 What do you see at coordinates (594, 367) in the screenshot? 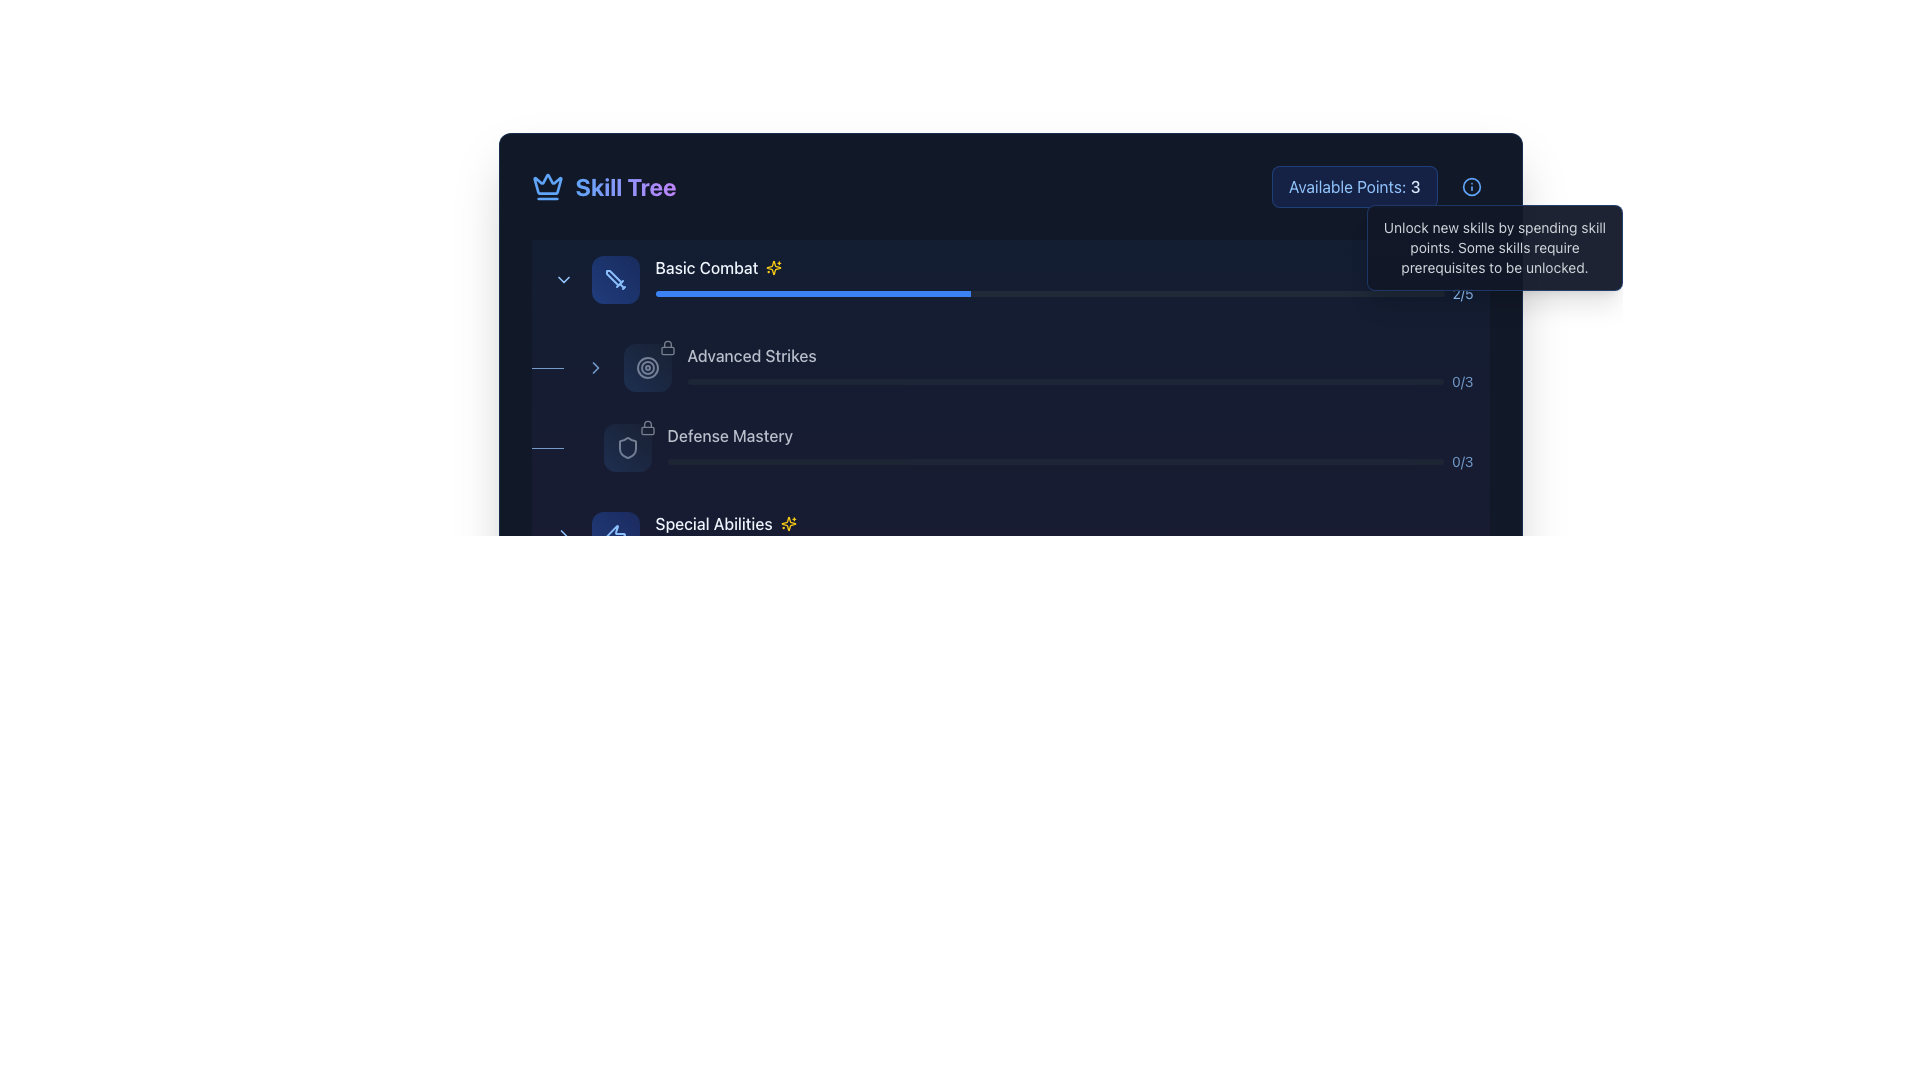
I see `the right-oriented chevron icon in the Skill Tree interface adjacent to the 'Advanced Strikes' label` at bounding box center [594, 367].